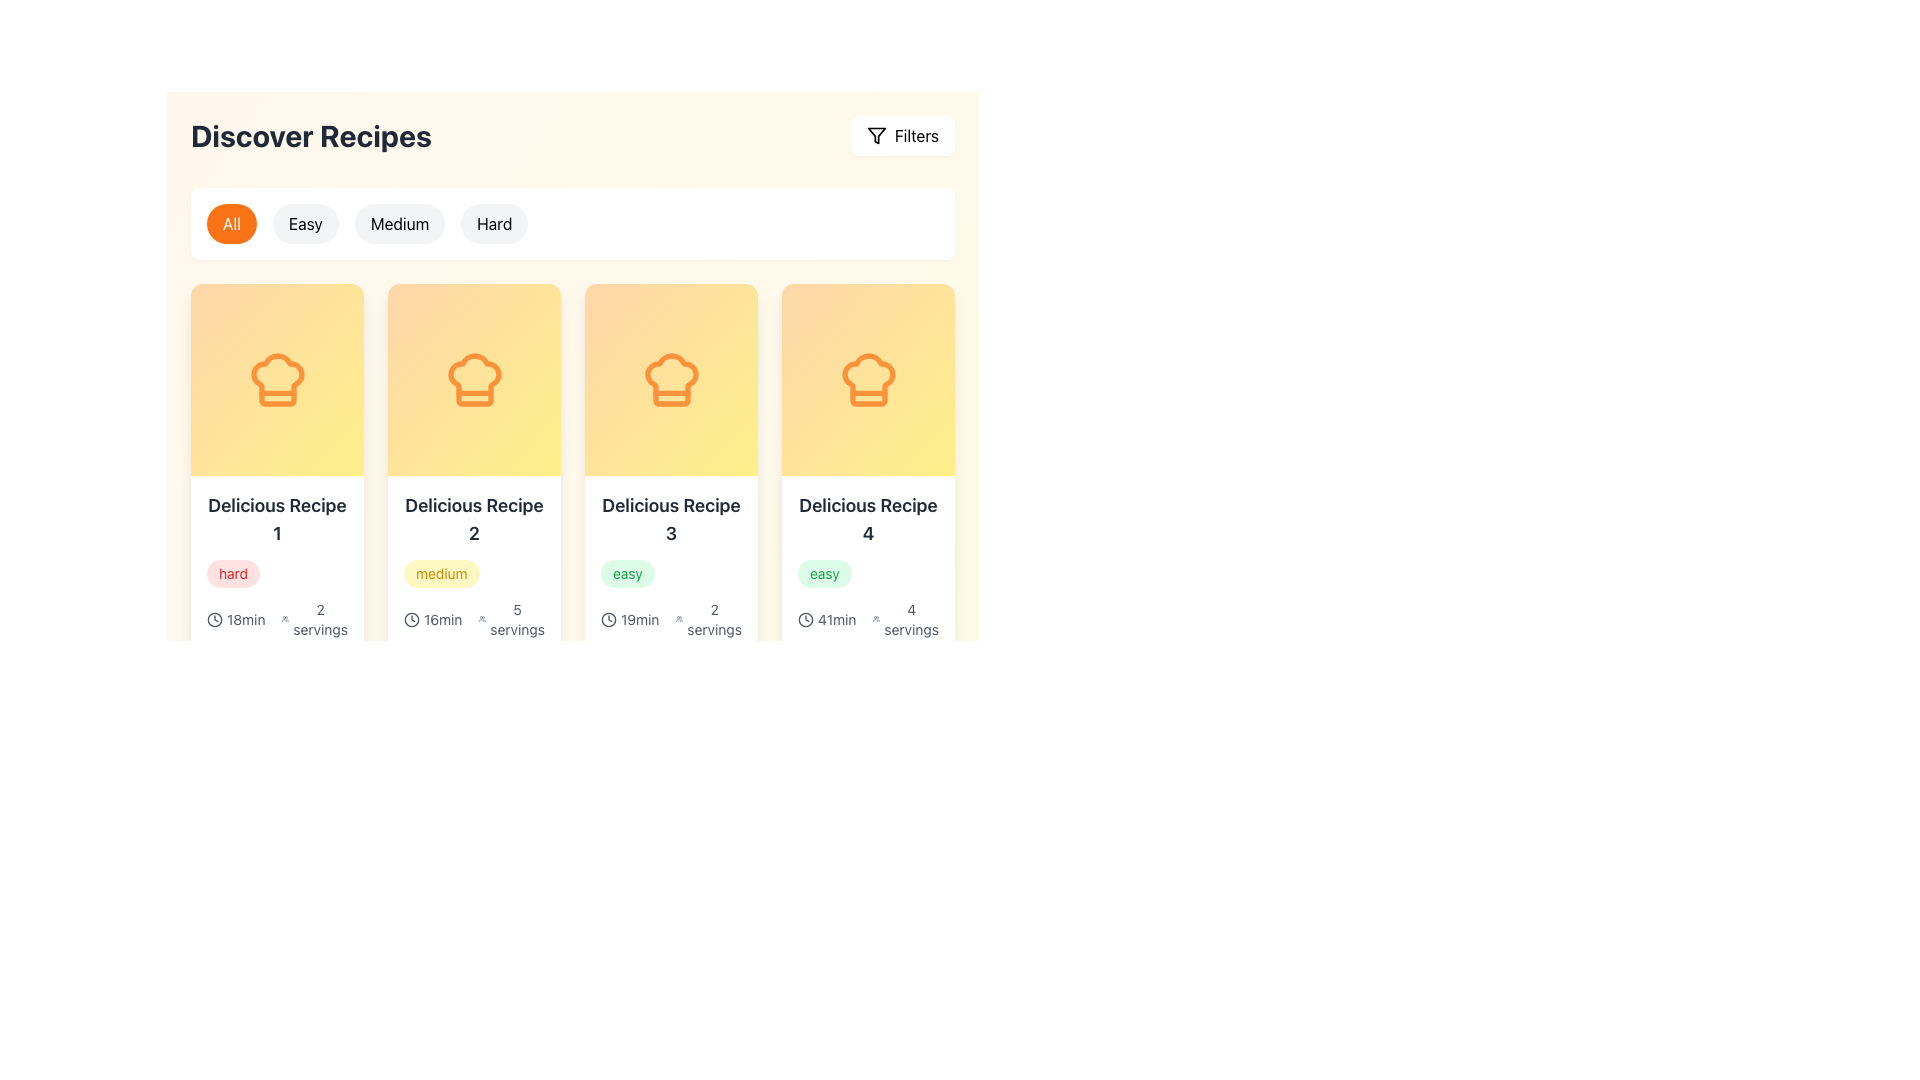  What do you see at coordinates (868, 380) in the screenshot?
I see `culinary icon located at the top-center of the fourth card titled 'Delicious Recipe 4', which is set against an orange-yellow gradient background` at bounding box center [868, 380].